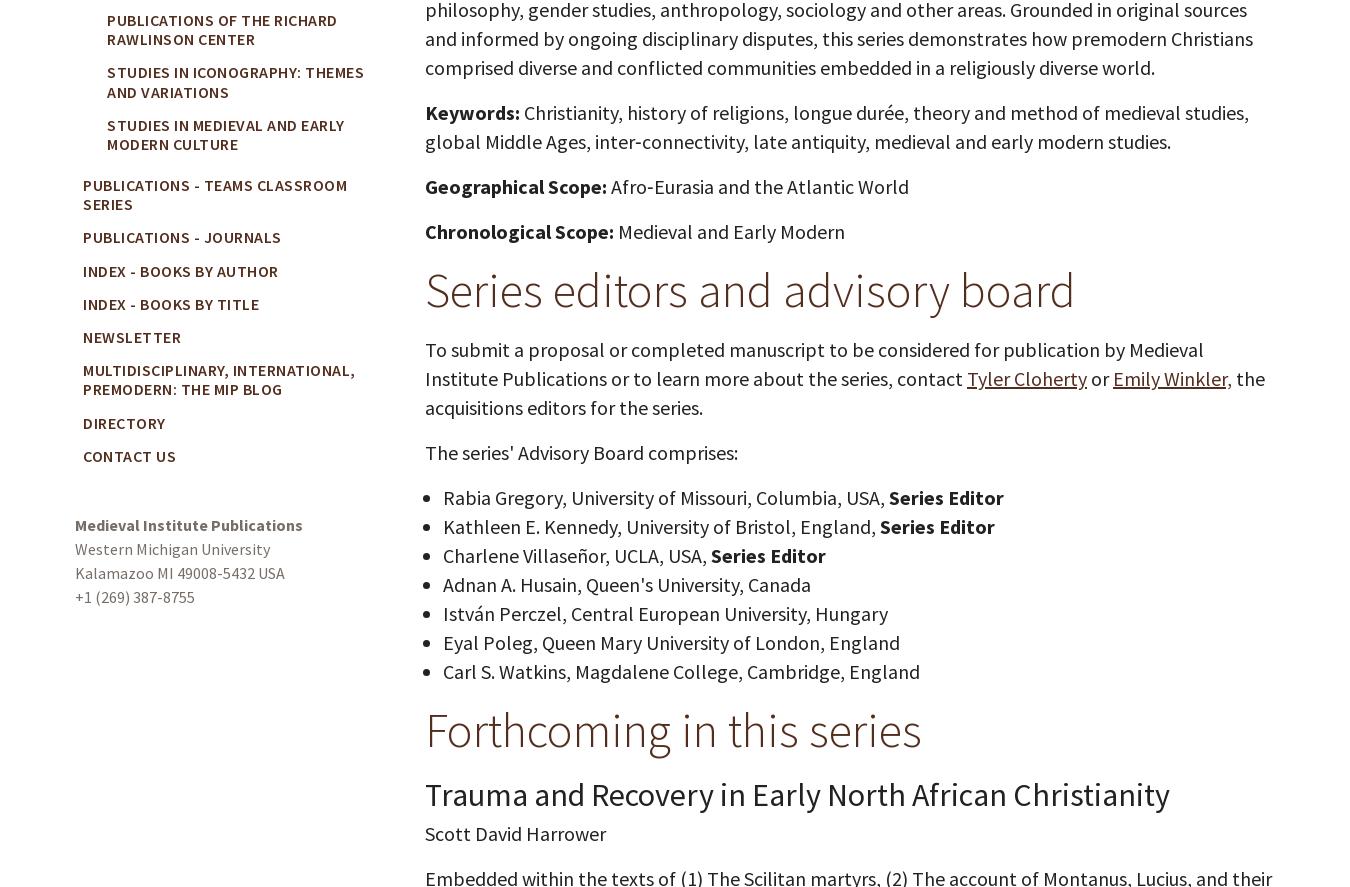 The height and width of the screenshot is (887, 1350). I want to click on 'Afro‐Eurasia and the Atlantic World', so click(758, 184).